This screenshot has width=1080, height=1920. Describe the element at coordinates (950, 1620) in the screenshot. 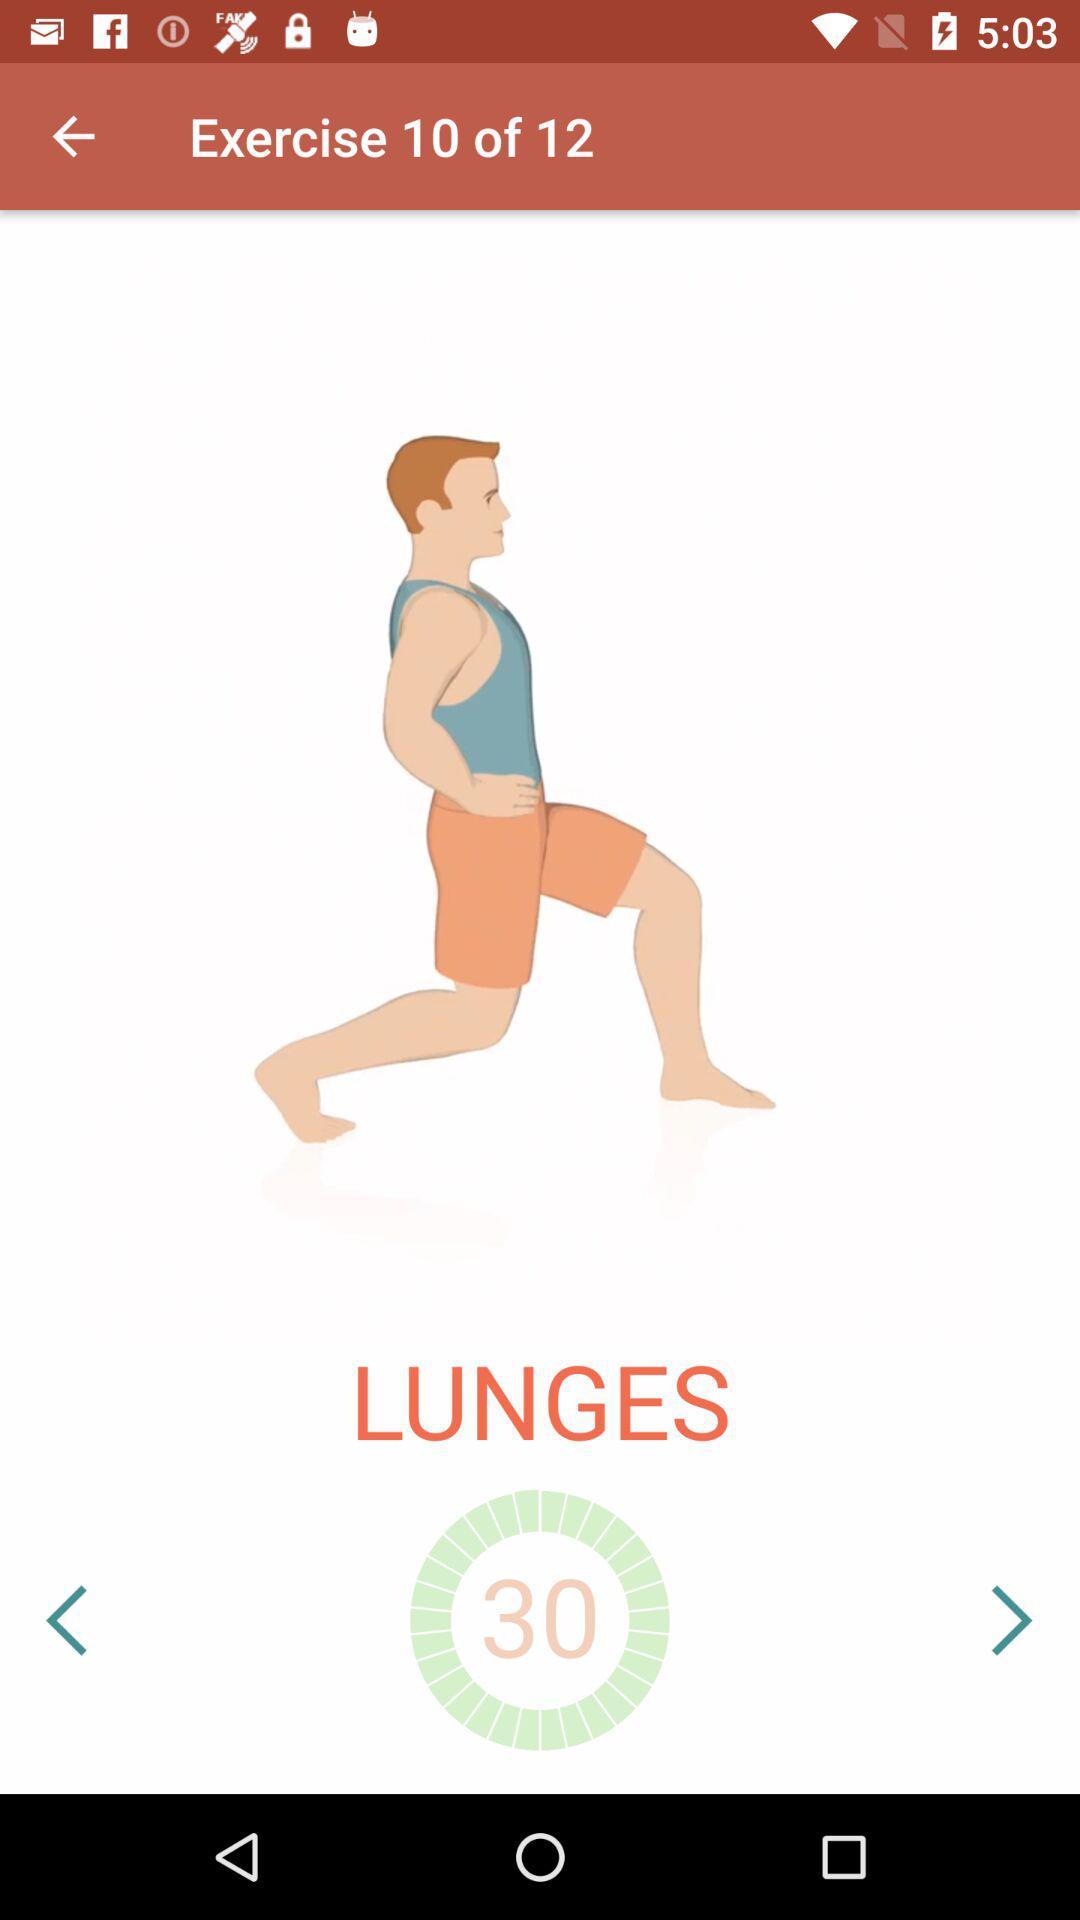

I see `the icon below the lunges` at that location.